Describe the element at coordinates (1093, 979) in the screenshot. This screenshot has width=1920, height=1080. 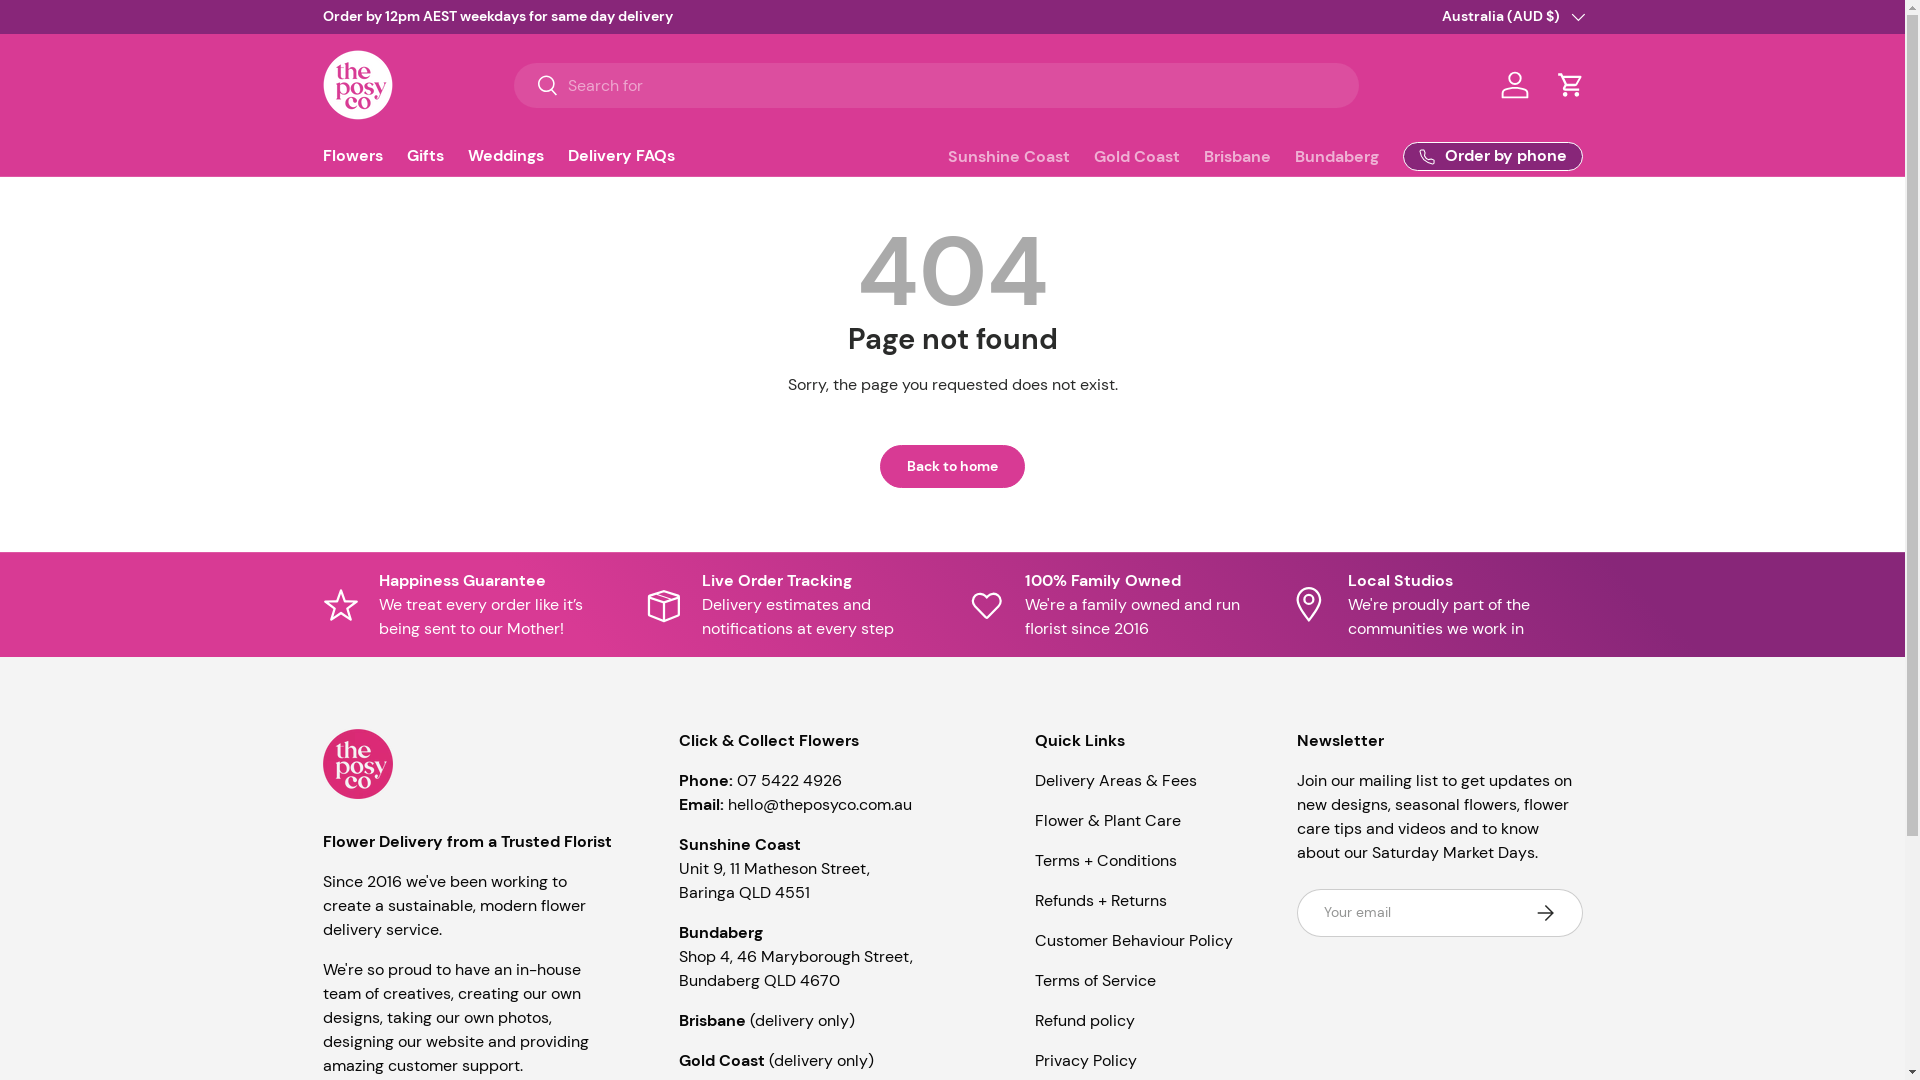
I see `'Terms of Service'` at that location.